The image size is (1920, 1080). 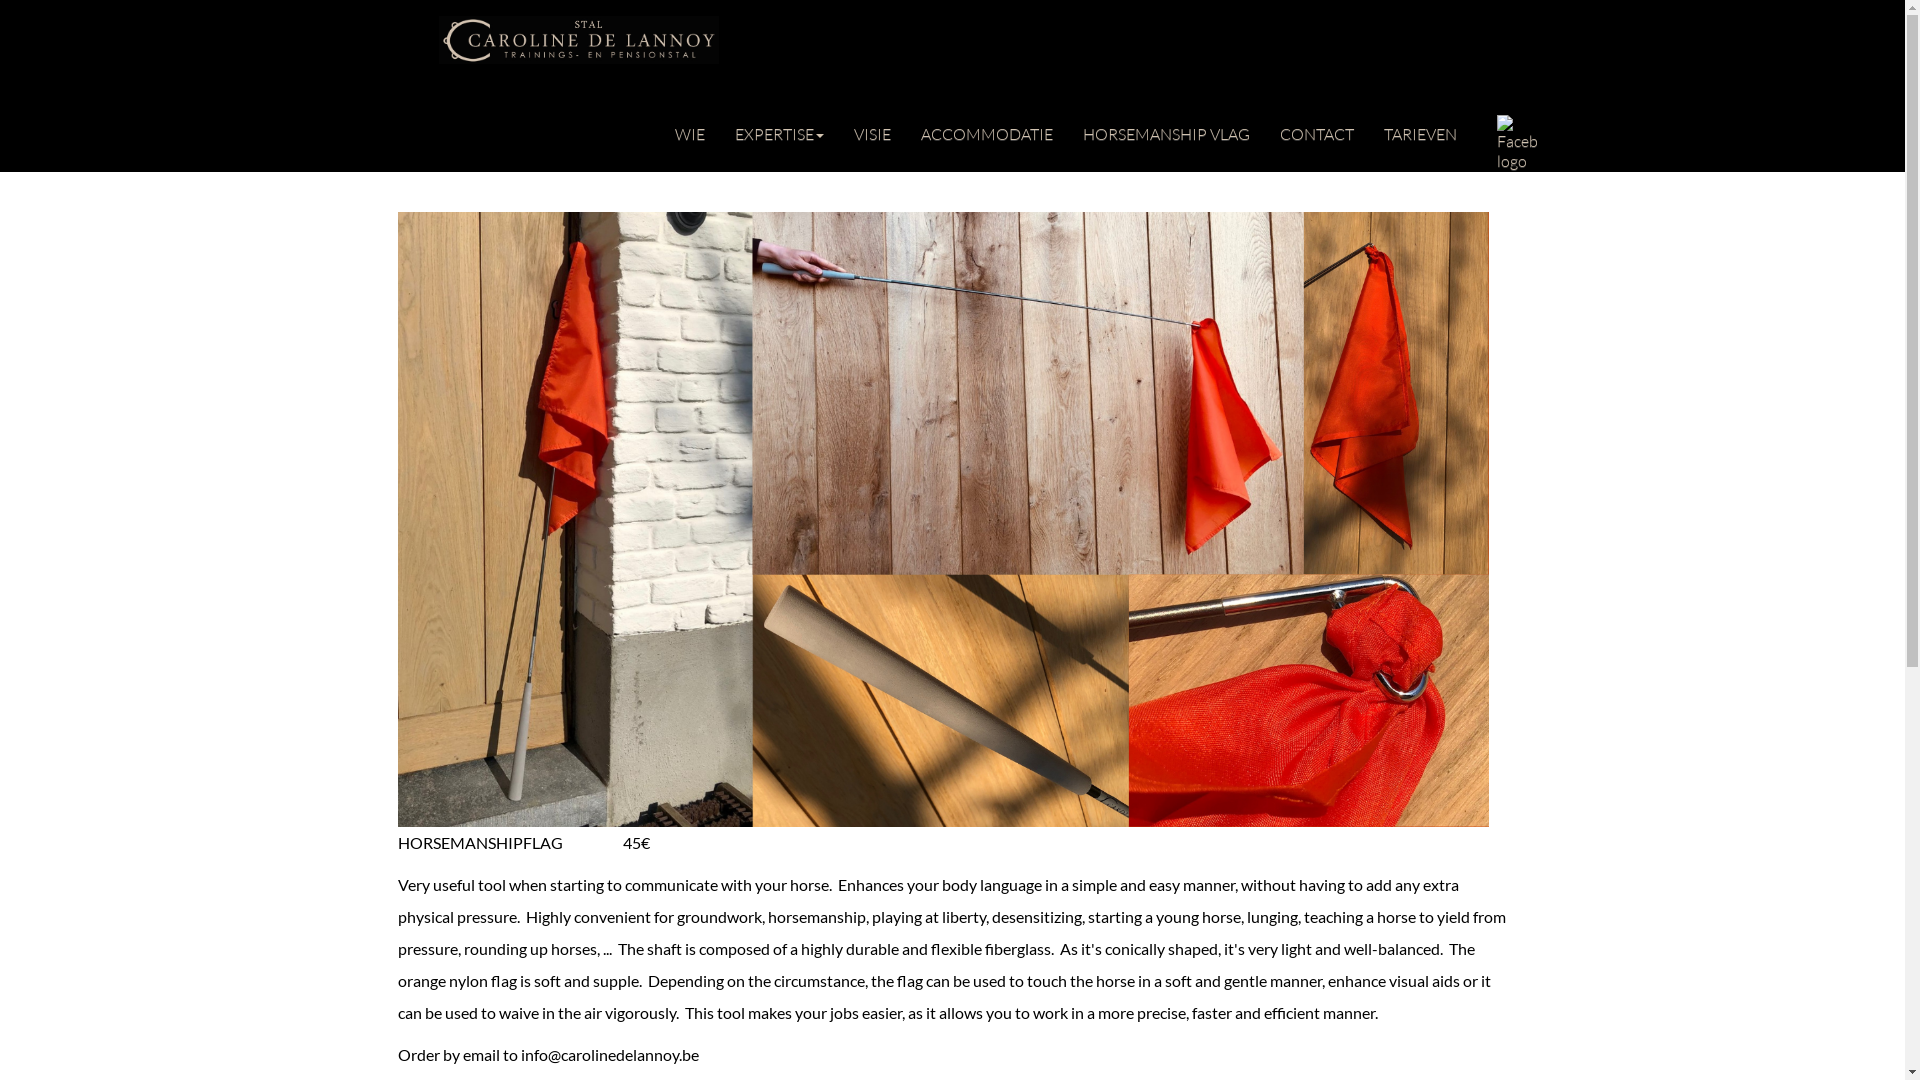 What do you see at coordinates (1516, 141) in the screenshot?
I see `'Facebook logo'` at bounding box center [1516, 141].